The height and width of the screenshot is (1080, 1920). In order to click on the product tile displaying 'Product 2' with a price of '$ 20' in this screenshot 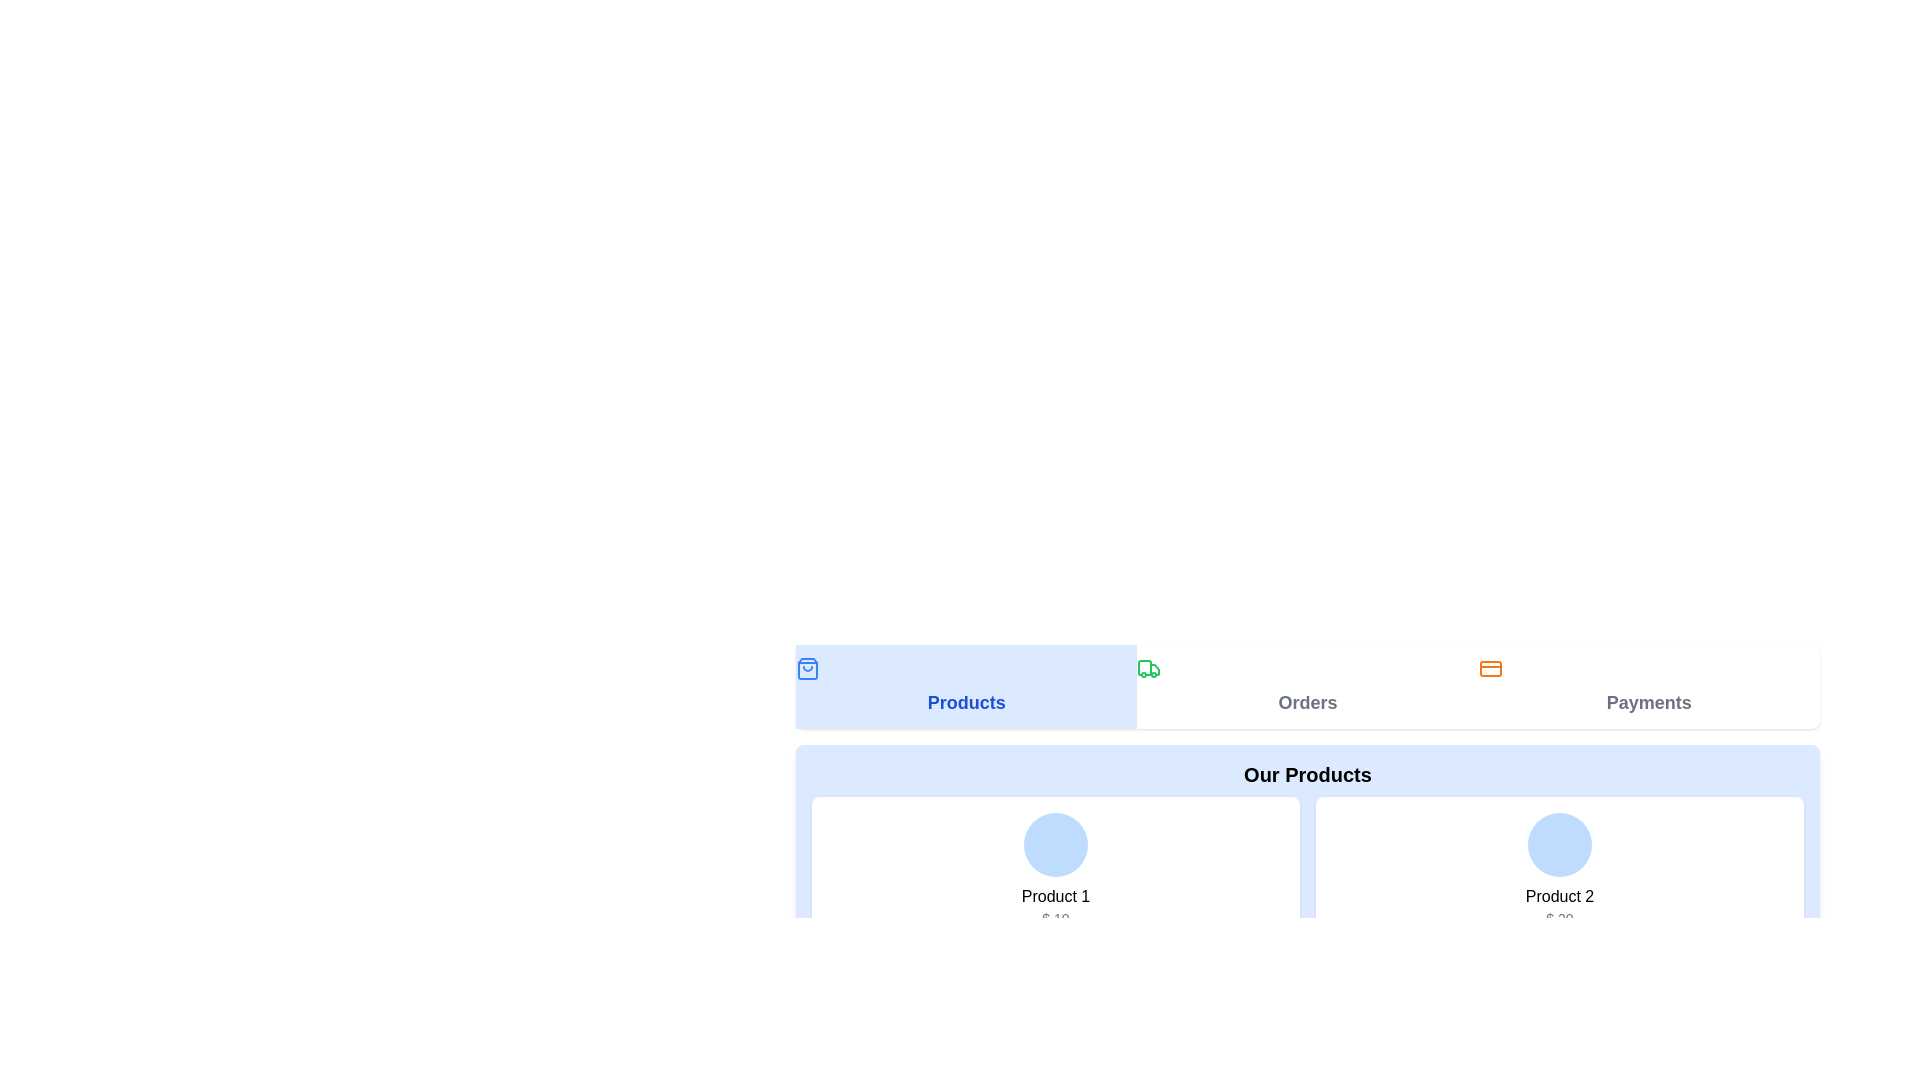, I will do `click(1559, 870)`.